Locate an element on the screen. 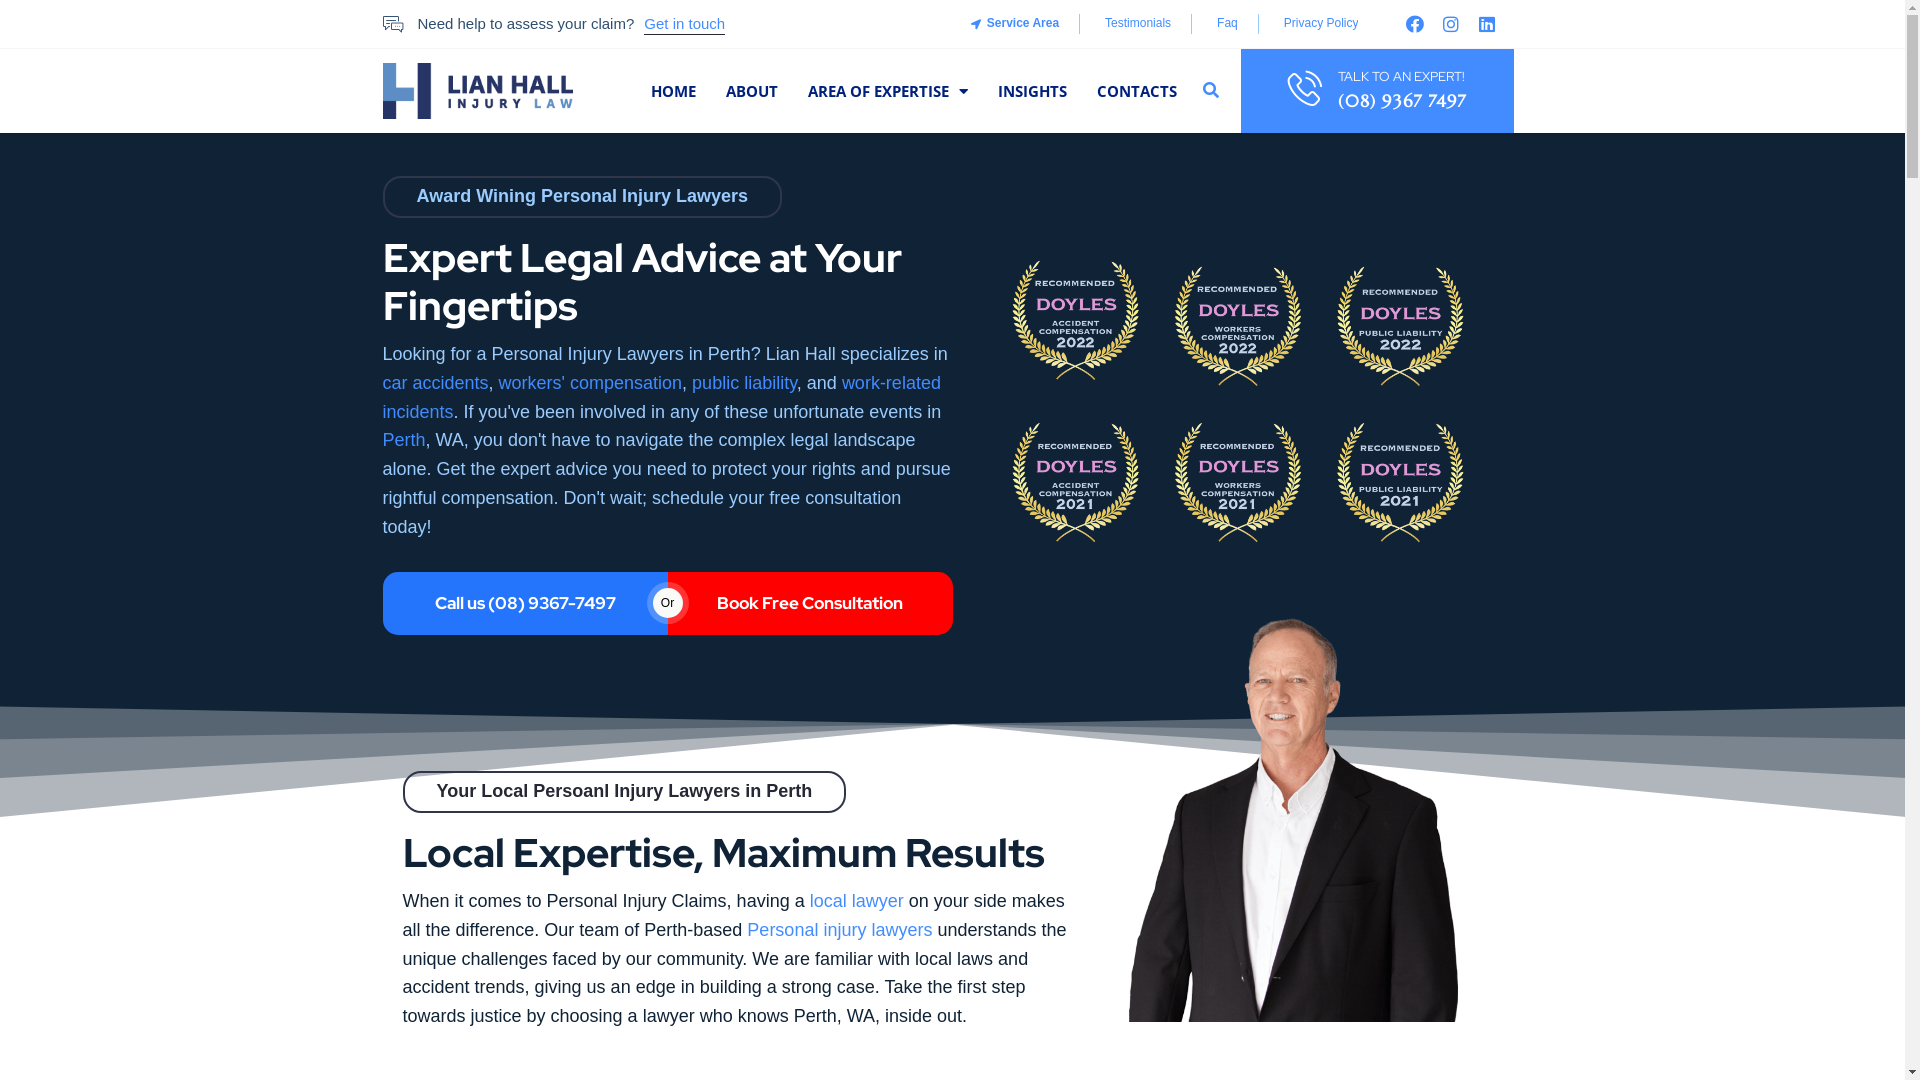 This screenshot has height=1080, width=1920. 'Book Free Consultation' is located at coordinates (810, 603).